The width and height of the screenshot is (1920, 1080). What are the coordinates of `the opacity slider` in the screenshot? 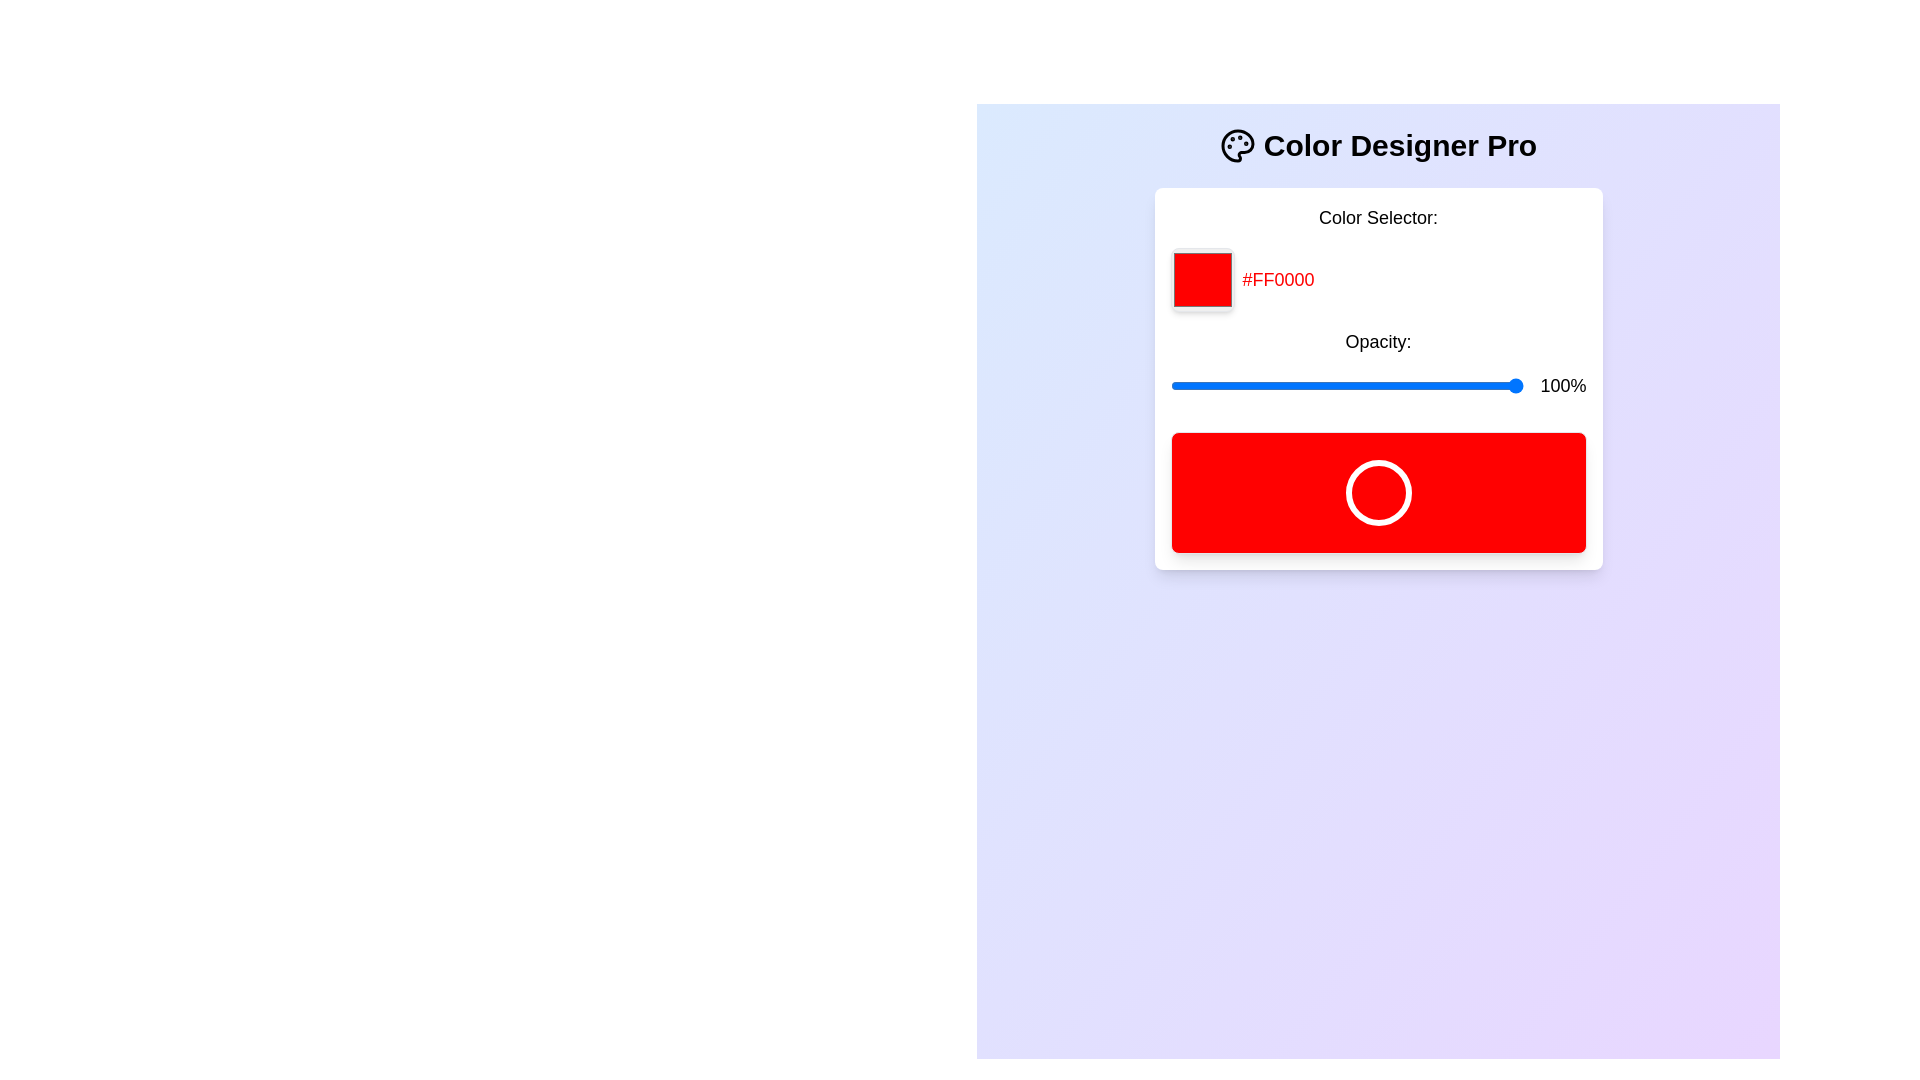 It's located at (1478, 385).